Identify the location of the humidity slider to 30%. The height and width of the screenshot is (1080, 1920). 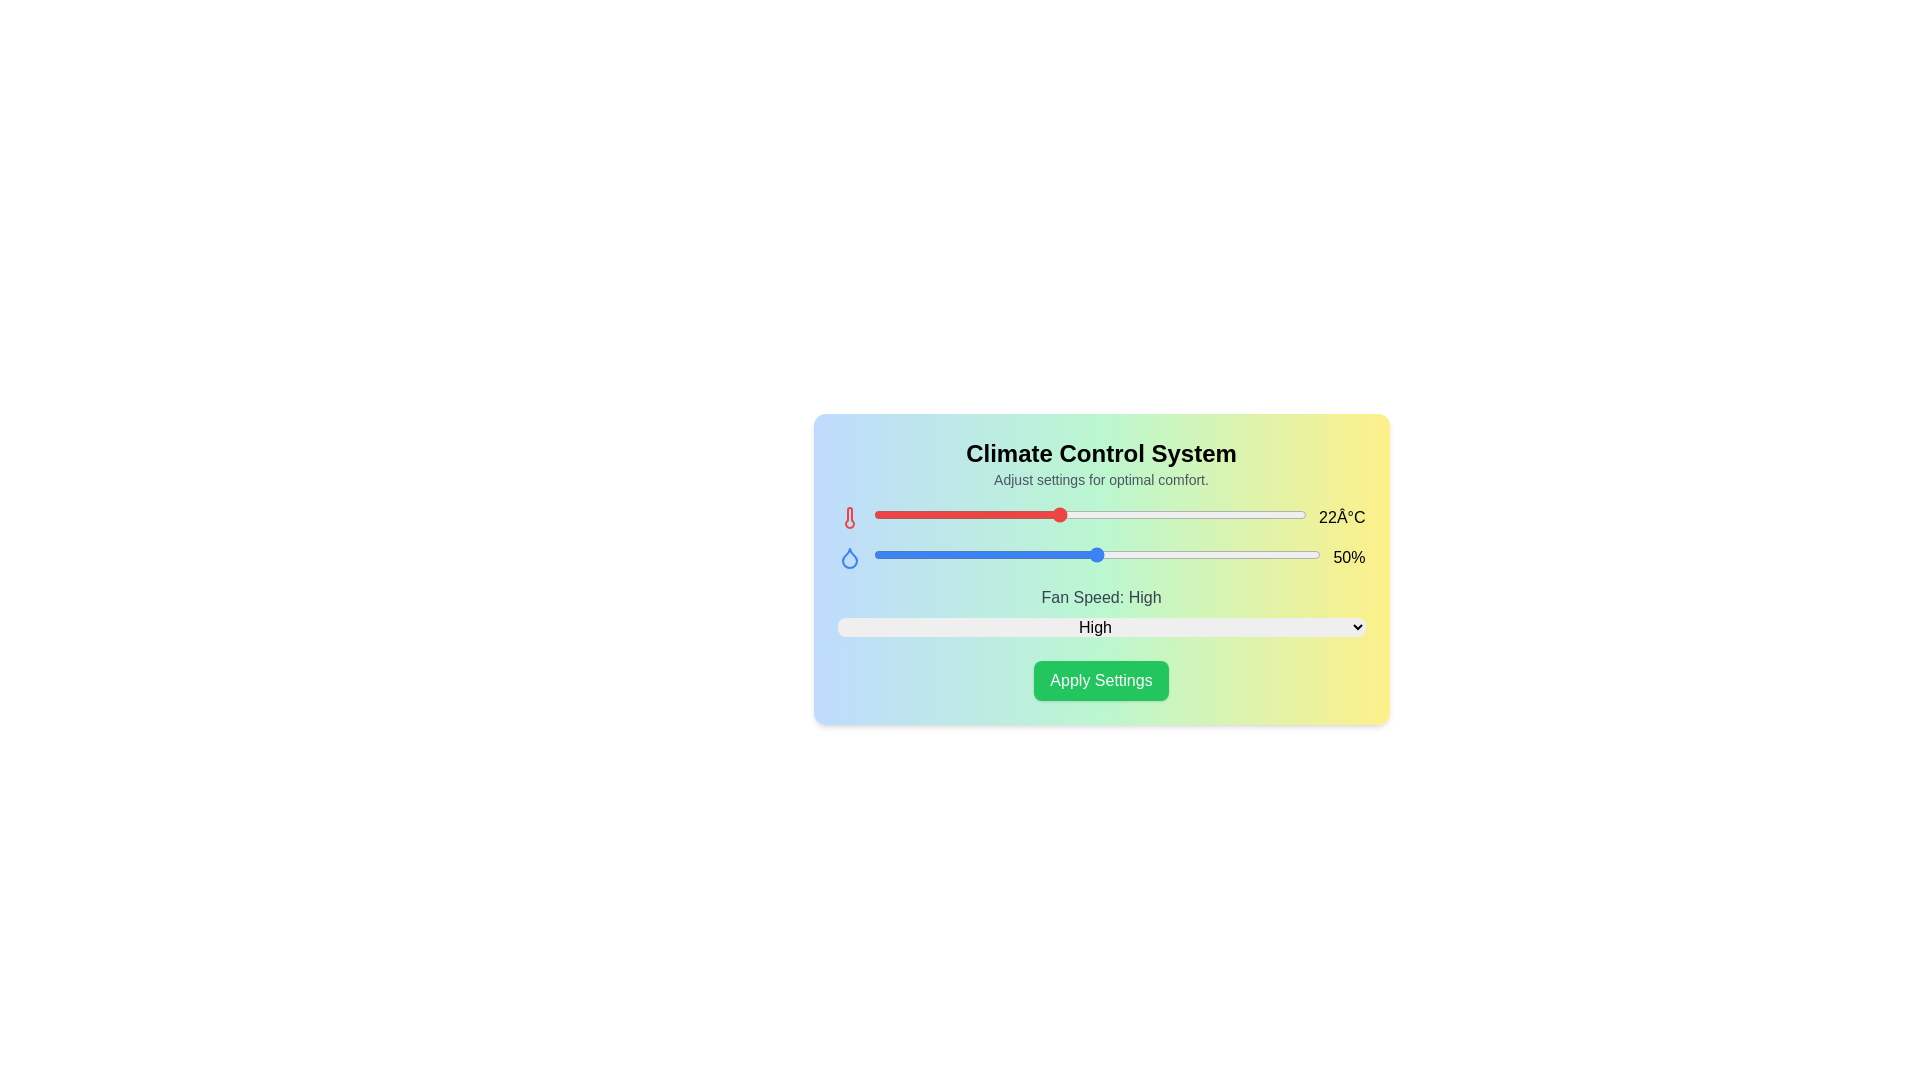
(873, 555).